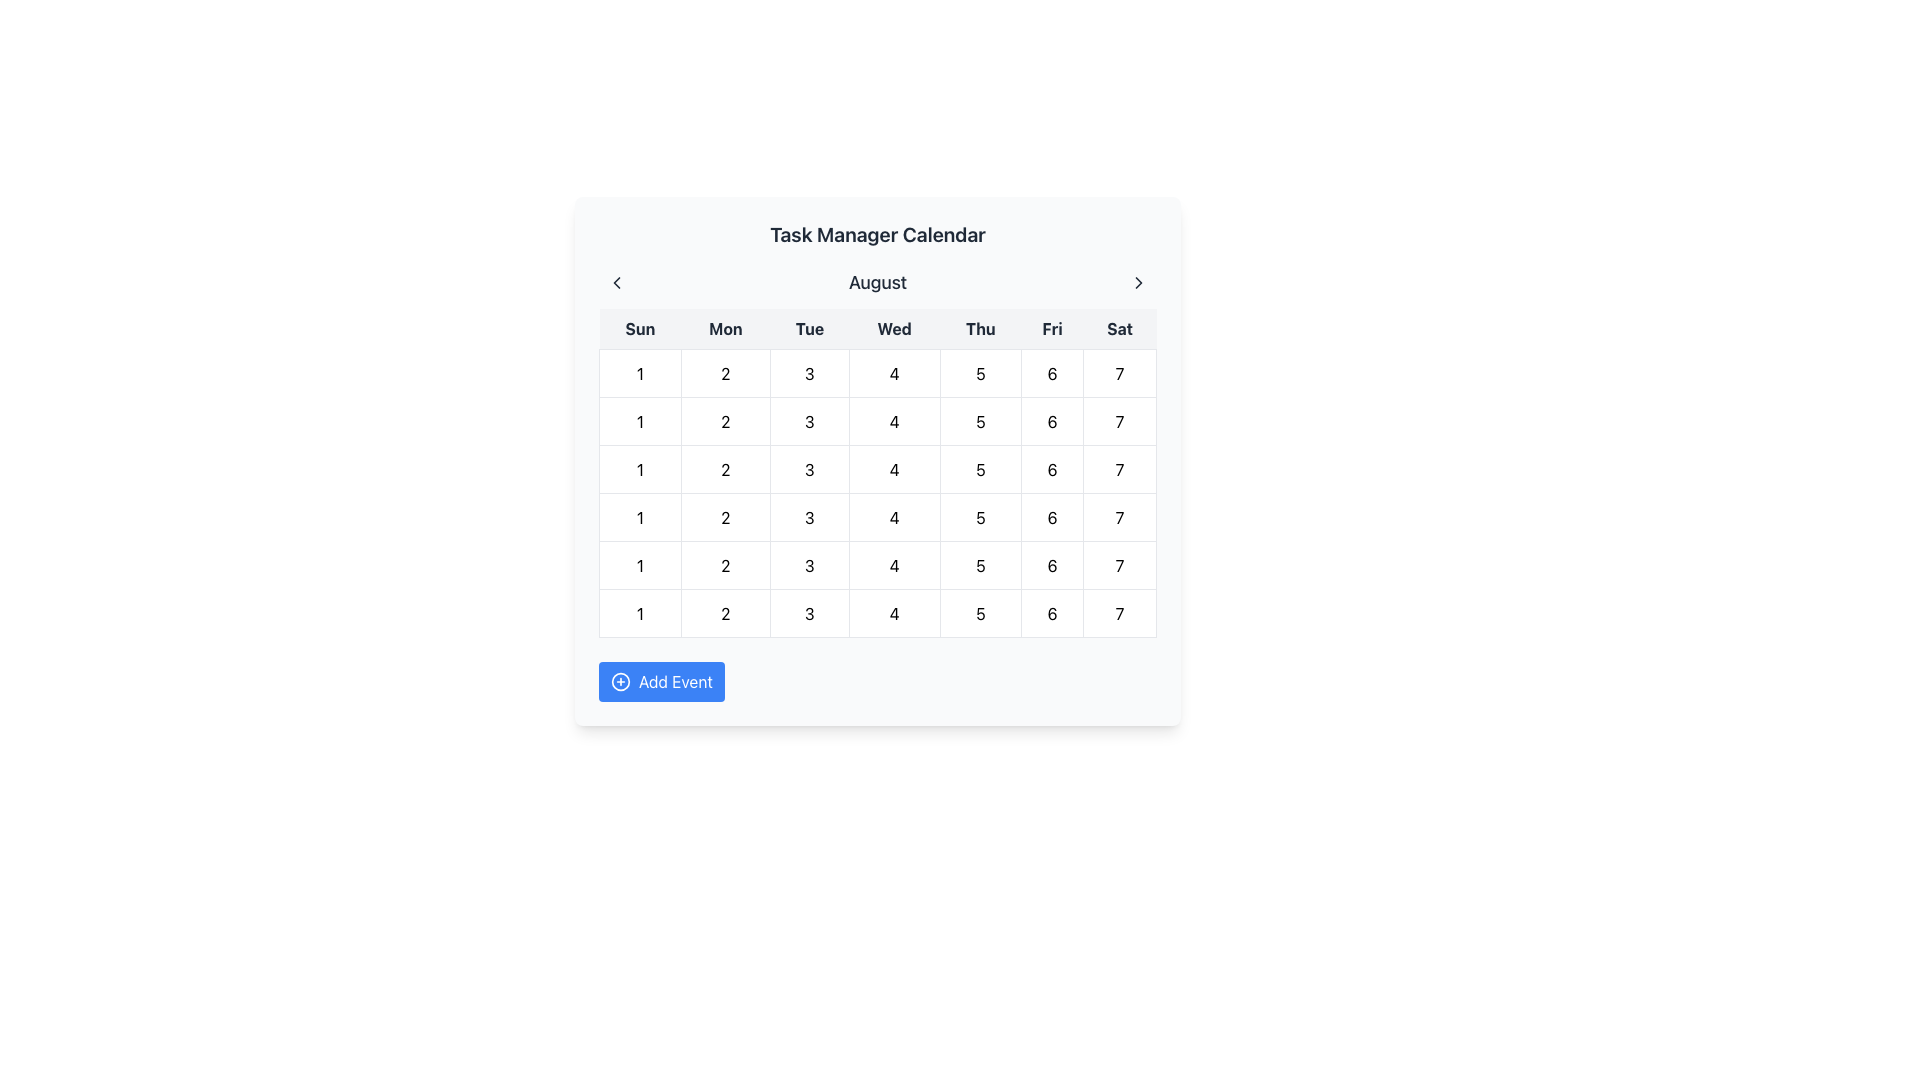 The height and width of the screenshot is (1080, 1920). Describe the element at coordinates (1120, 612) in the screenshot. I see `the small, square-shaped button displaying the number '7' located in the bottom-right corner of the calendar grid under the 'Saturday' column` at that location.